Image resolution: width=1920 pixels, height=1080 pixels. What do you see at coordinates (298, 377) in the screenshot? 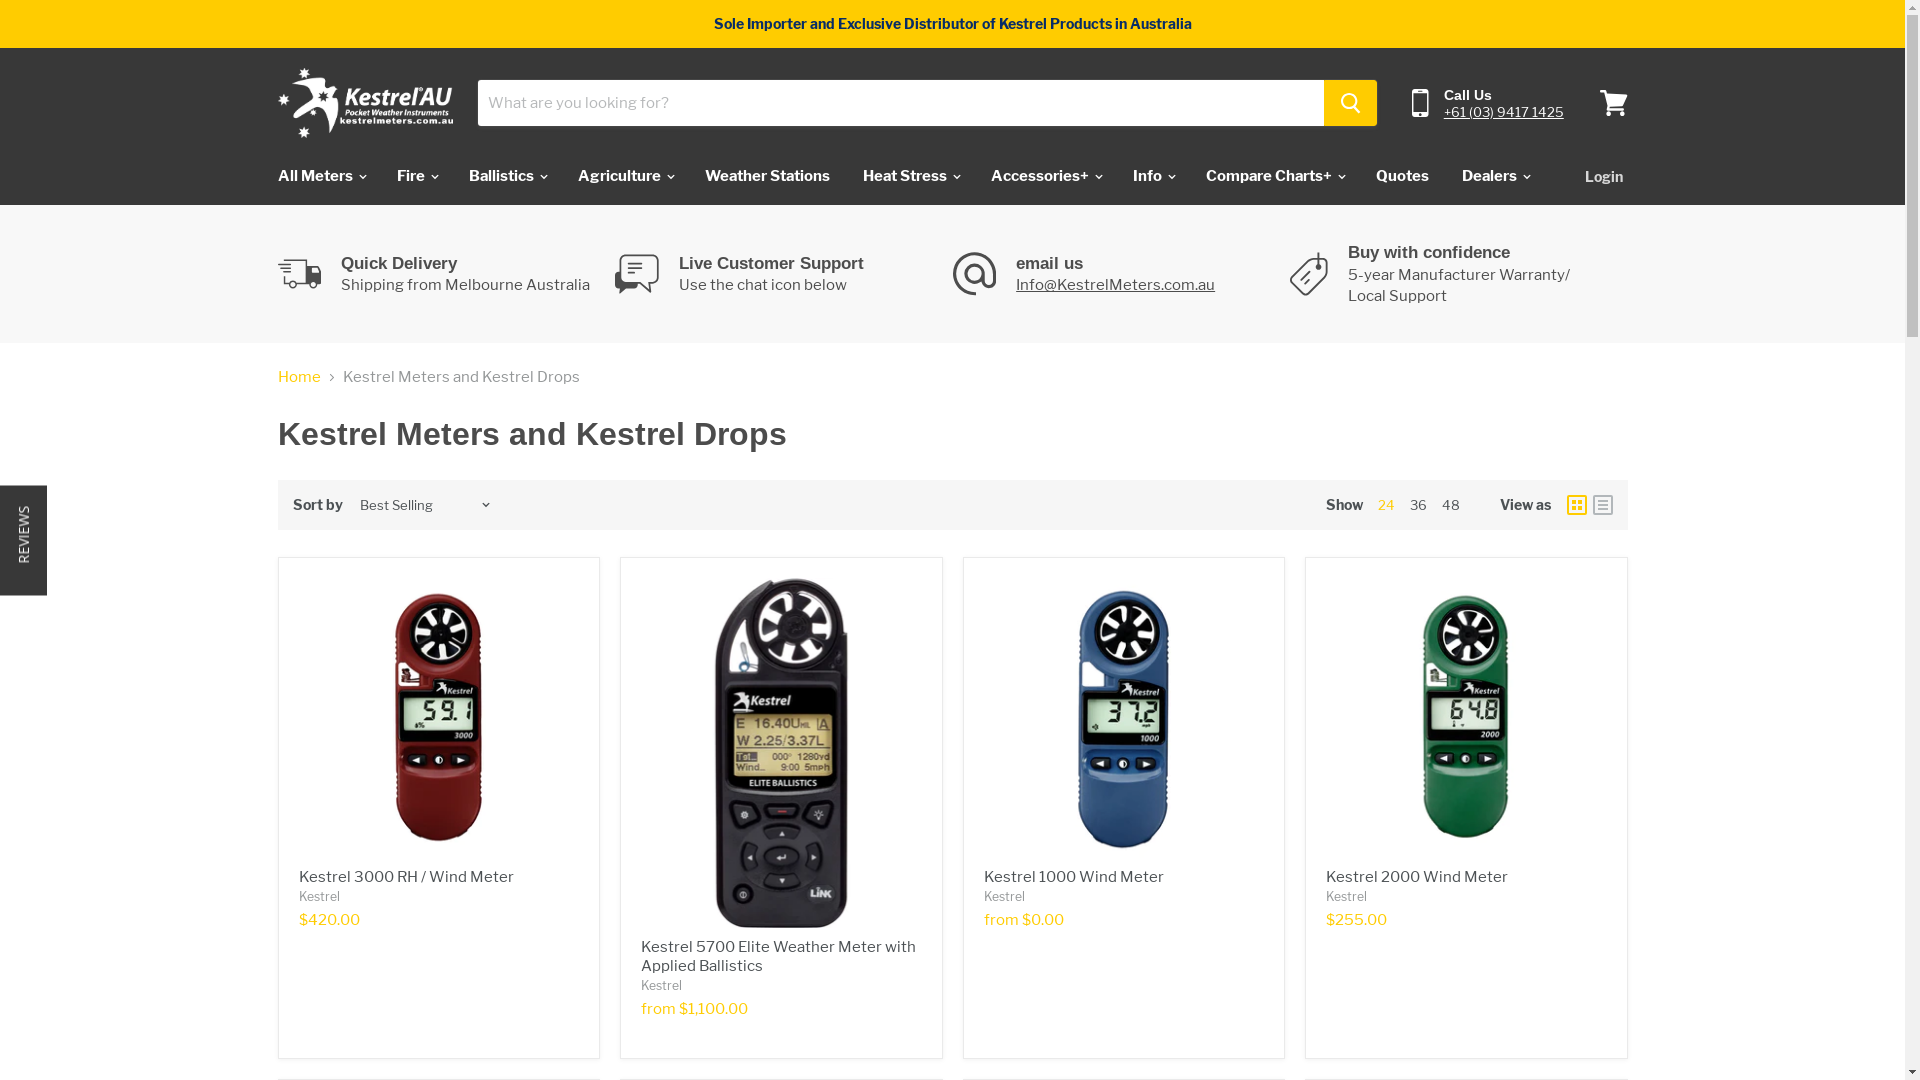
I see `'Home'` at bounding box center [298, 377].